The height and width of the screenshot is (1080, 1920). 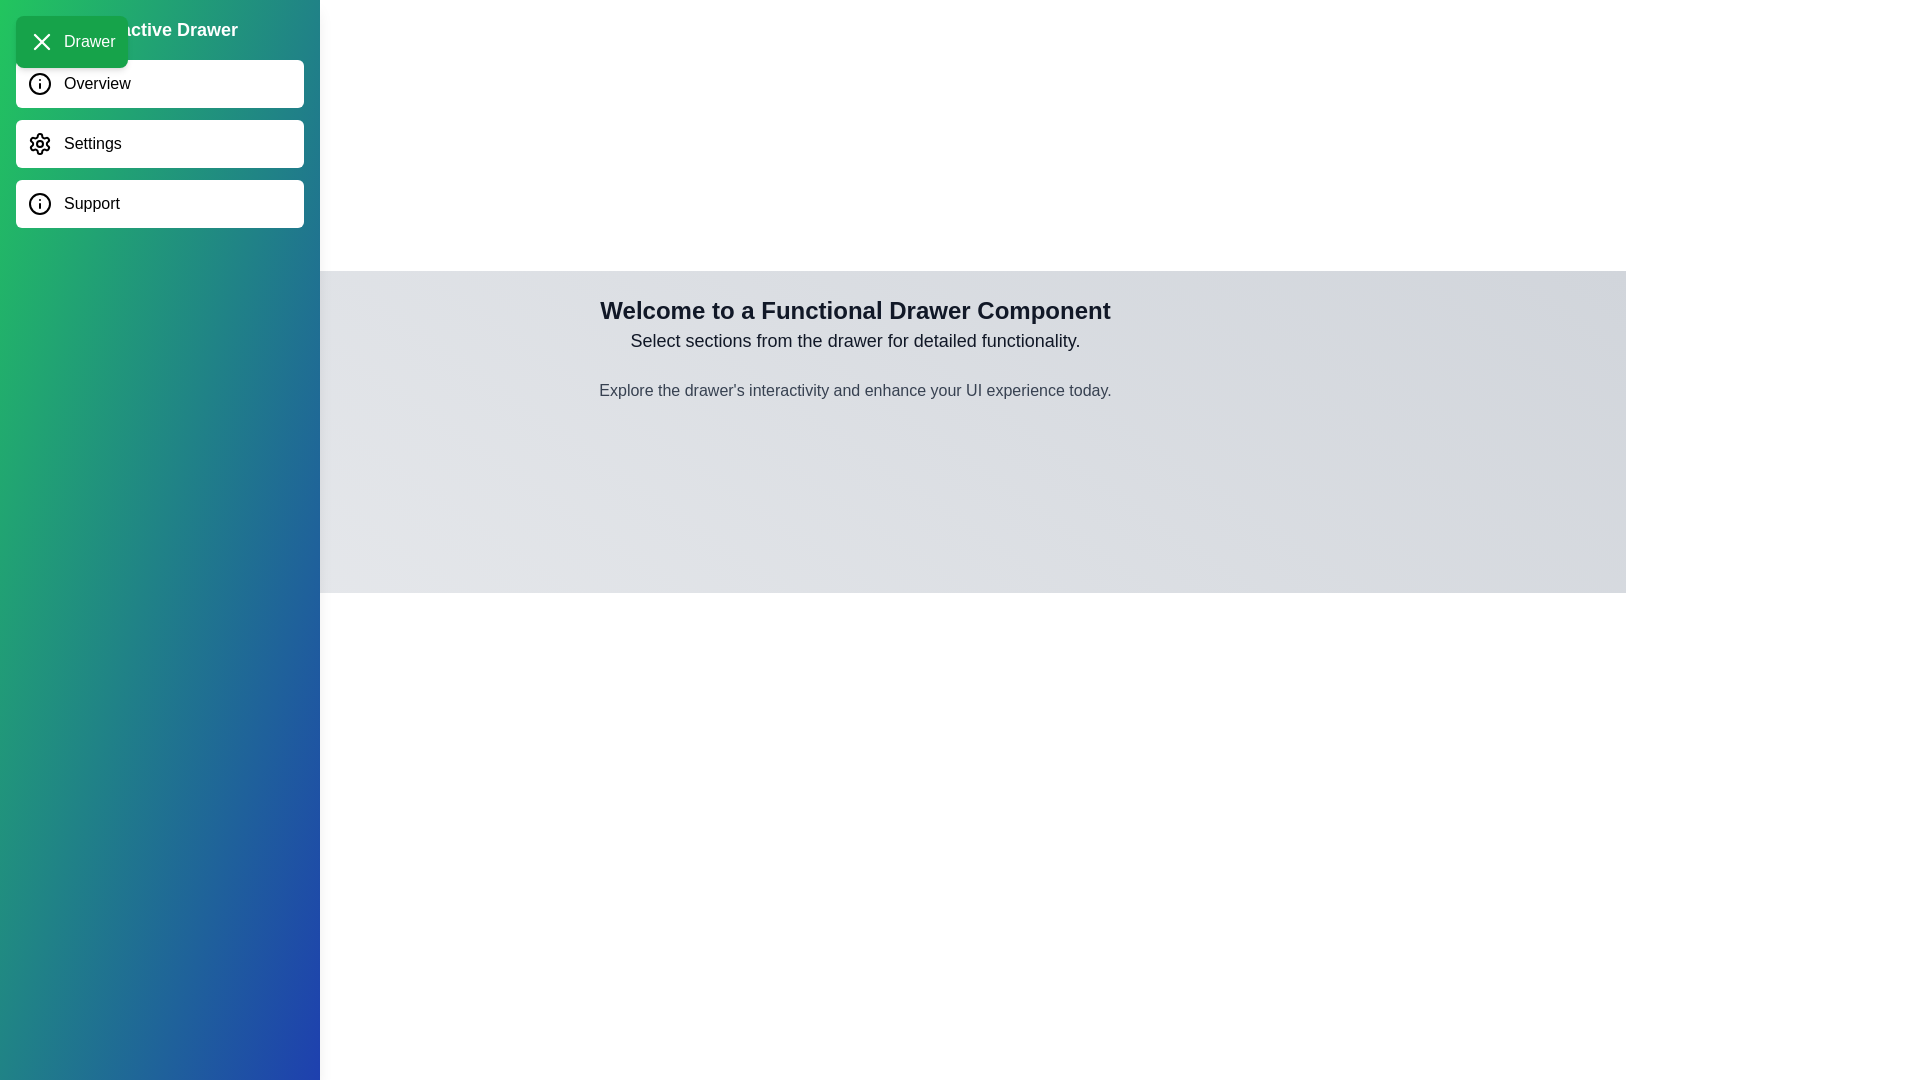 I want to click on the 'Drawer' button to toggle the drawer closed, so click(x=71, y=42).